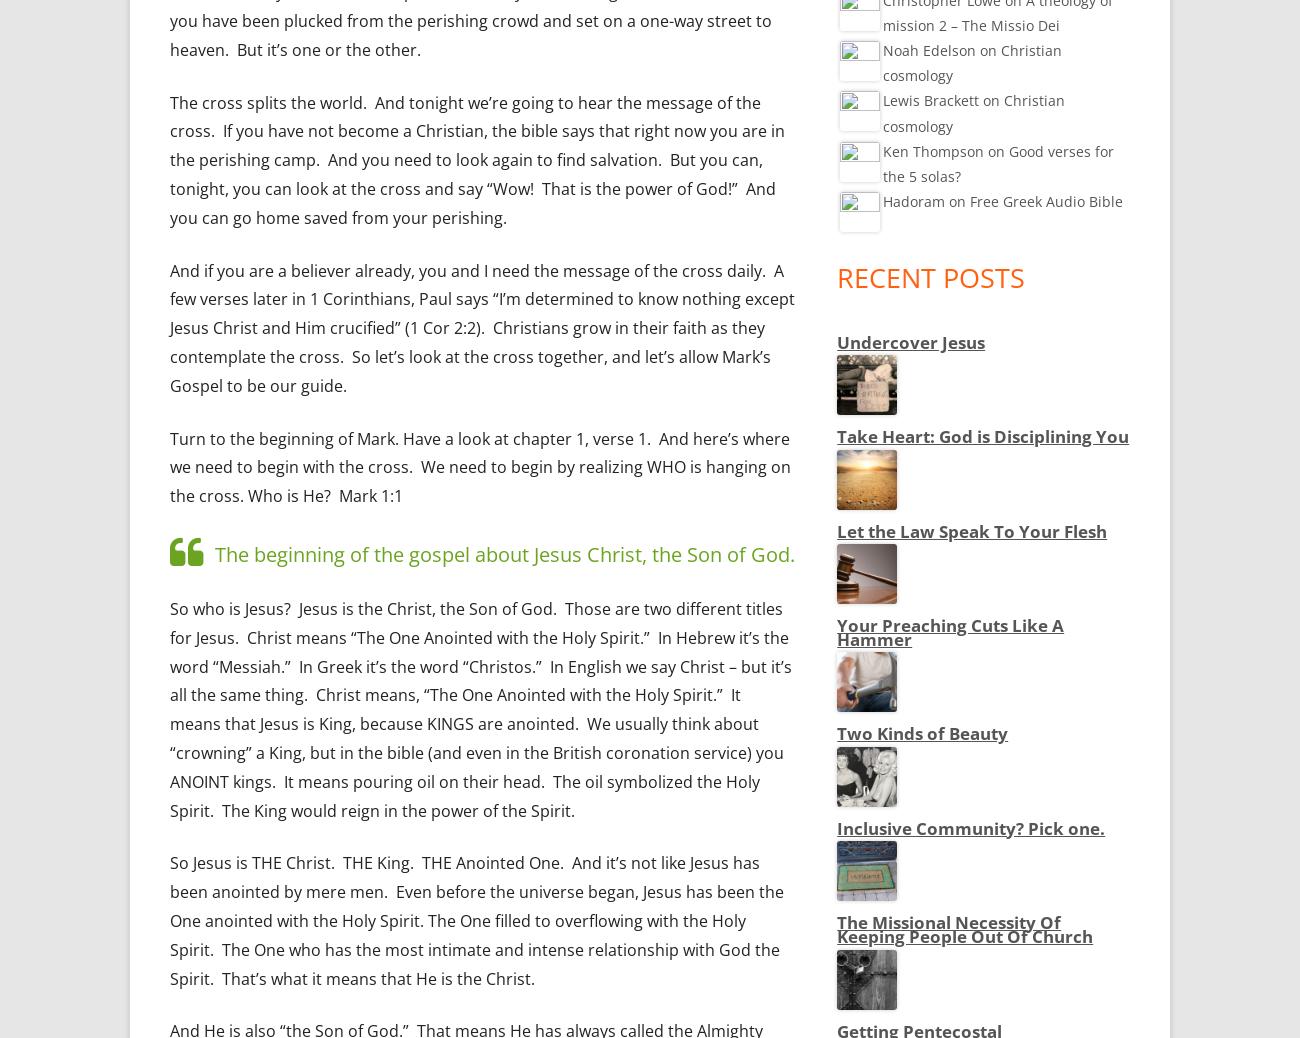  I want to click on 'So Jesus is THE Christ.  THE King.  THE Anointed One.  And it’s not like Jesus has been anointed by mere men.  Even before the universe began, Jesus has been the One anointed with the Holy Spirit. The One filled to overflowing with the Holy Spirit.  The One who has the most intimate and intense relationship with God the Spirit.  That’s what it means that He is the Christ.', so click(475, 920).